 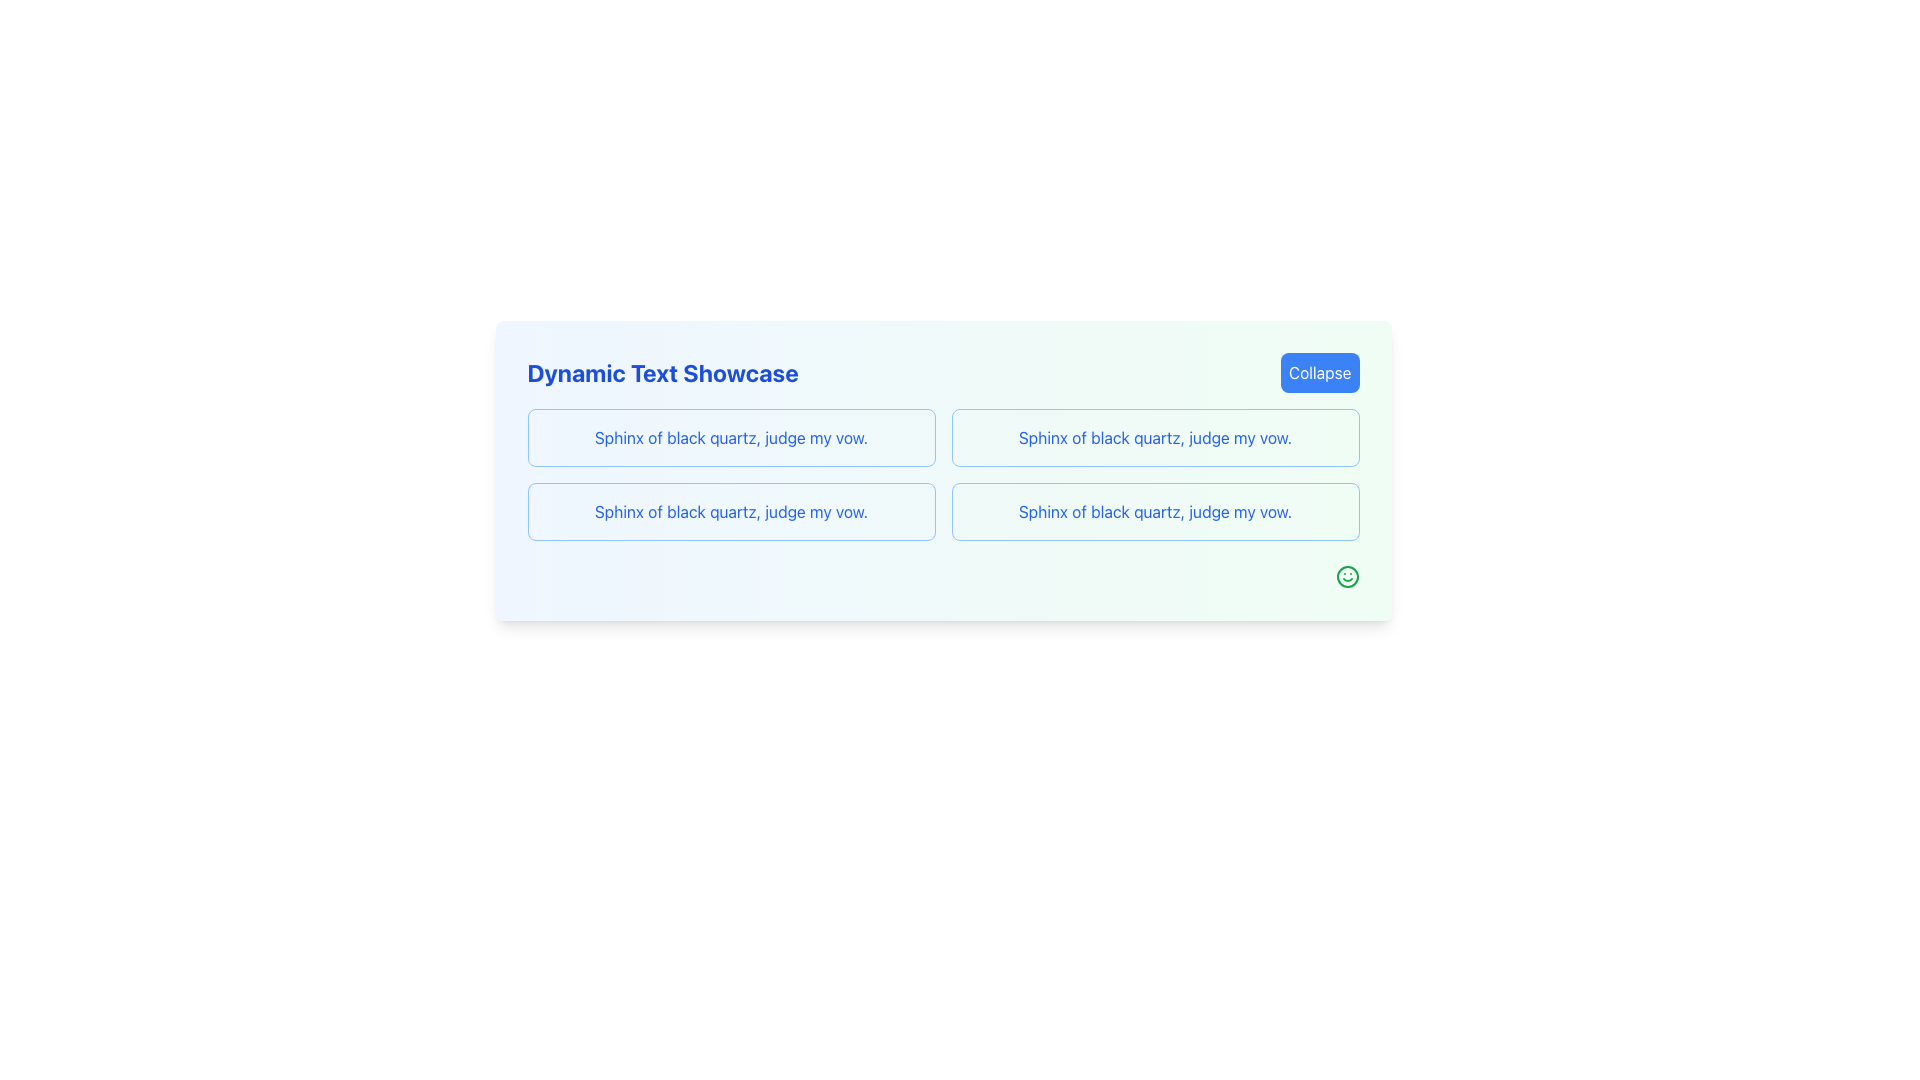 I want to click on the text element displaying 'Dynamic Text Showcase' in a bold, extra-large blue font located near the top-left section of the content area, so click(x=663, y=373).